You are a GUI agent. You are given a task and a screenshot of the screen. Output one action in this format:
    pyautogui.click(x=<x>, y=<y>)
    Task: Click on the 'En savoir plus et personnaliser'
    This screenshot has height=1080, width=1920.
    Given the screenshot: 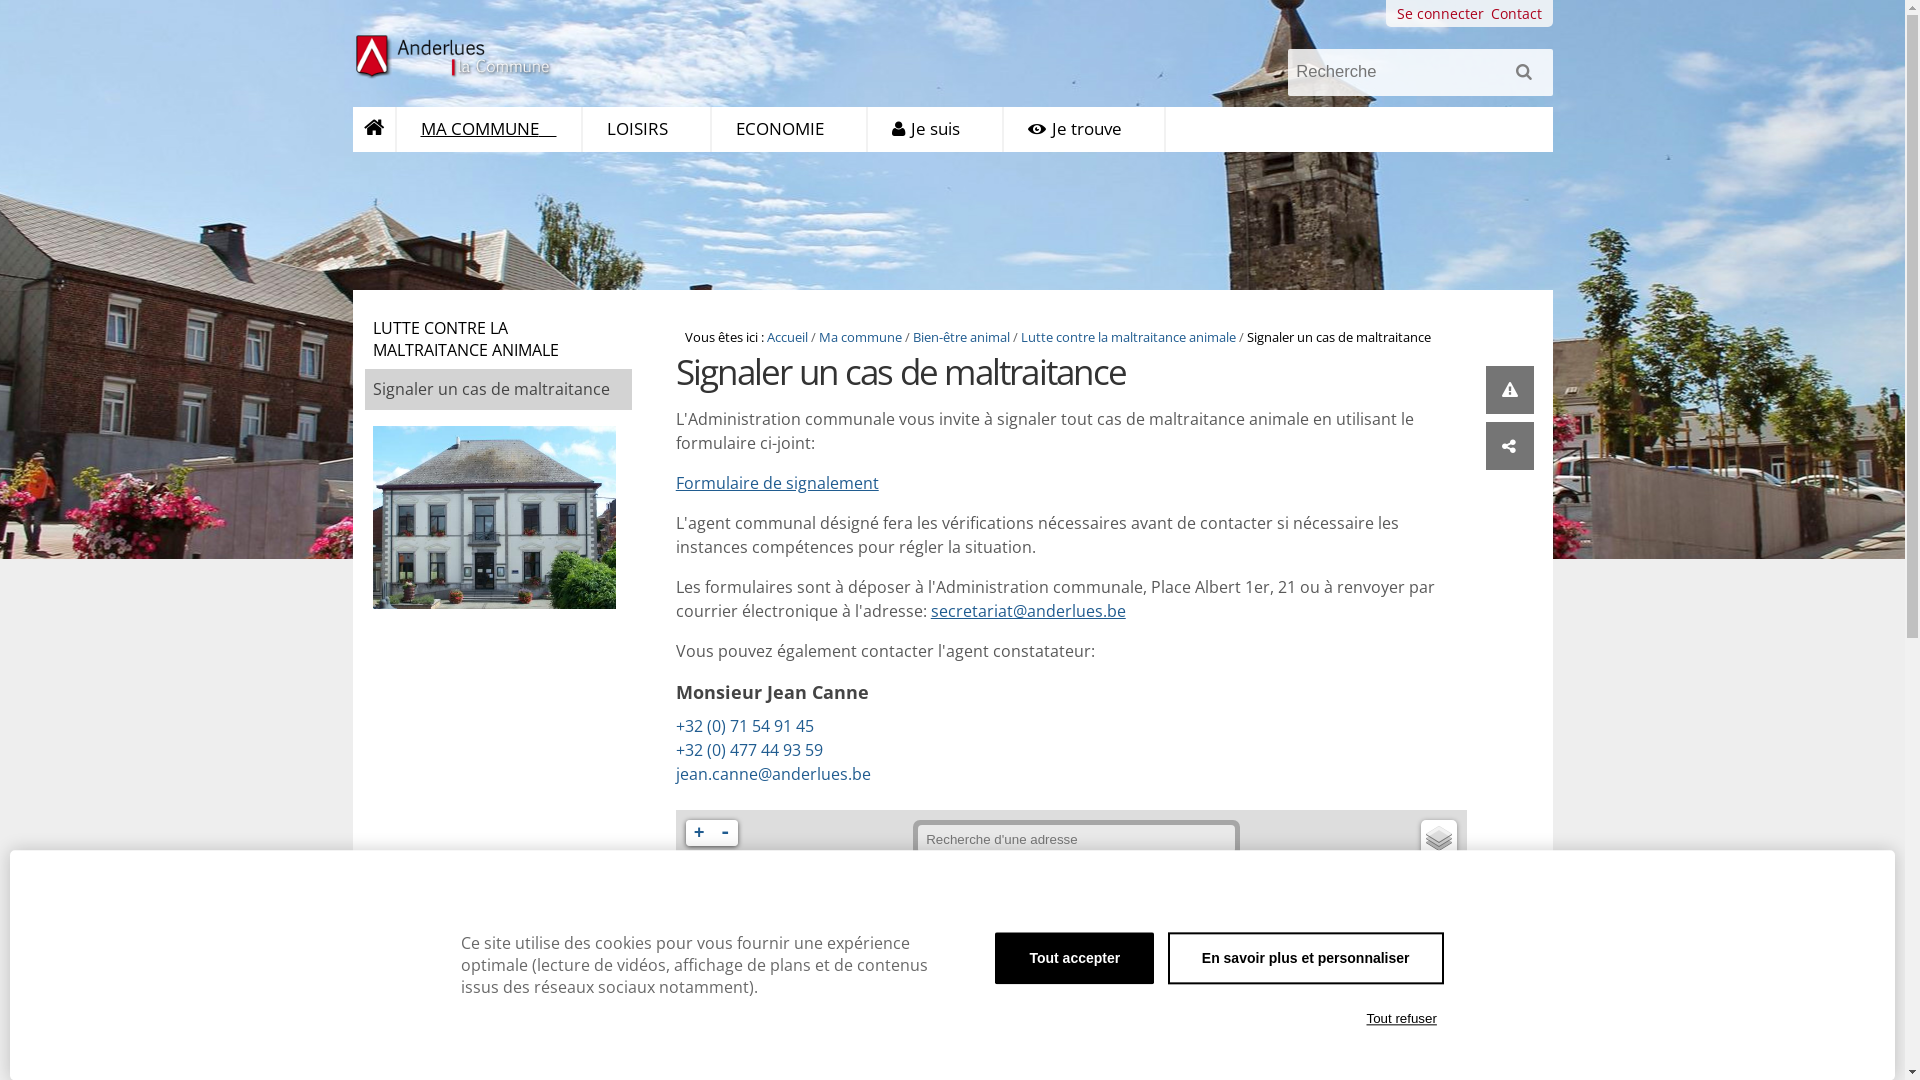 What is the action you would take?
    pyautogui.click(x=1305, y=956)
    